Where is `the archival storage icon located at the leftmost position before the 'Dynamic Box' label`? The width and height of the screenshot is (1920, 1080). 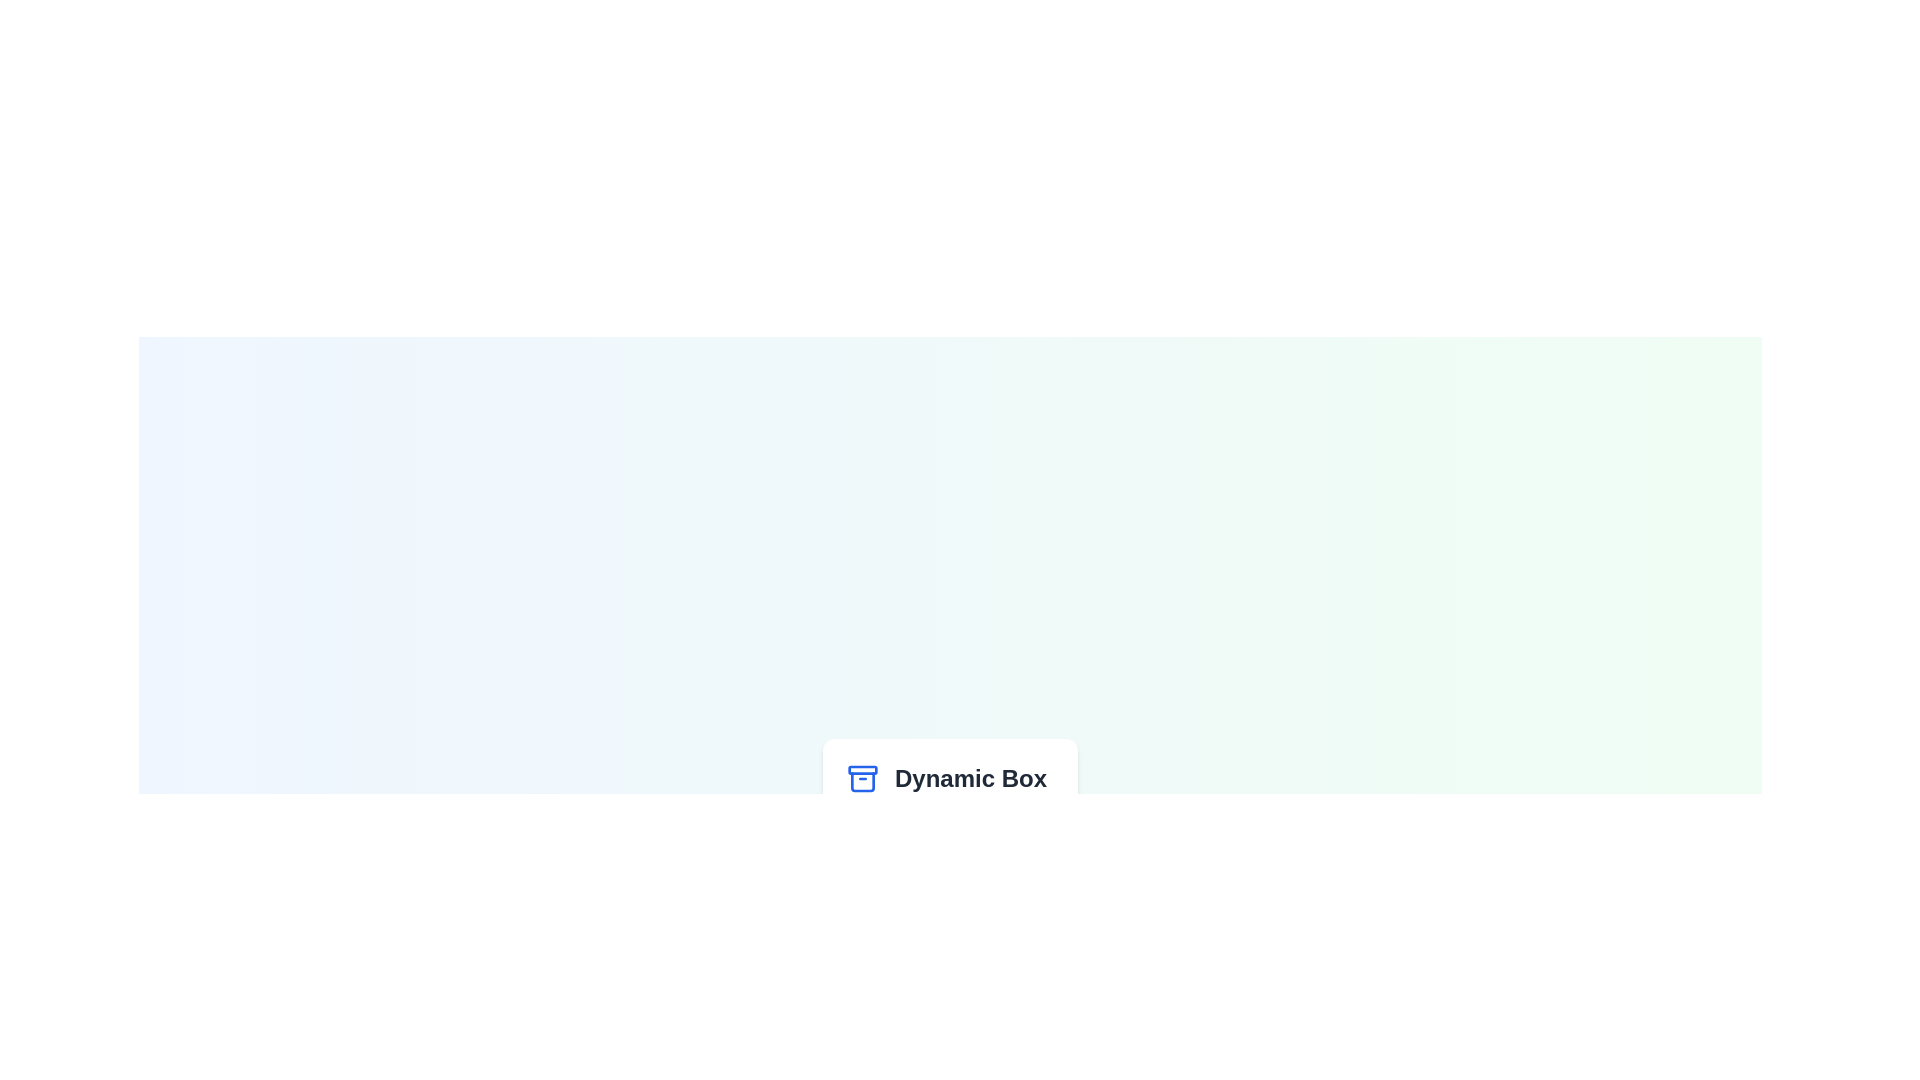
the archival storage icon located at the leftmost position before the 'Dynamic Box' label is located at coordinates (863, 778).